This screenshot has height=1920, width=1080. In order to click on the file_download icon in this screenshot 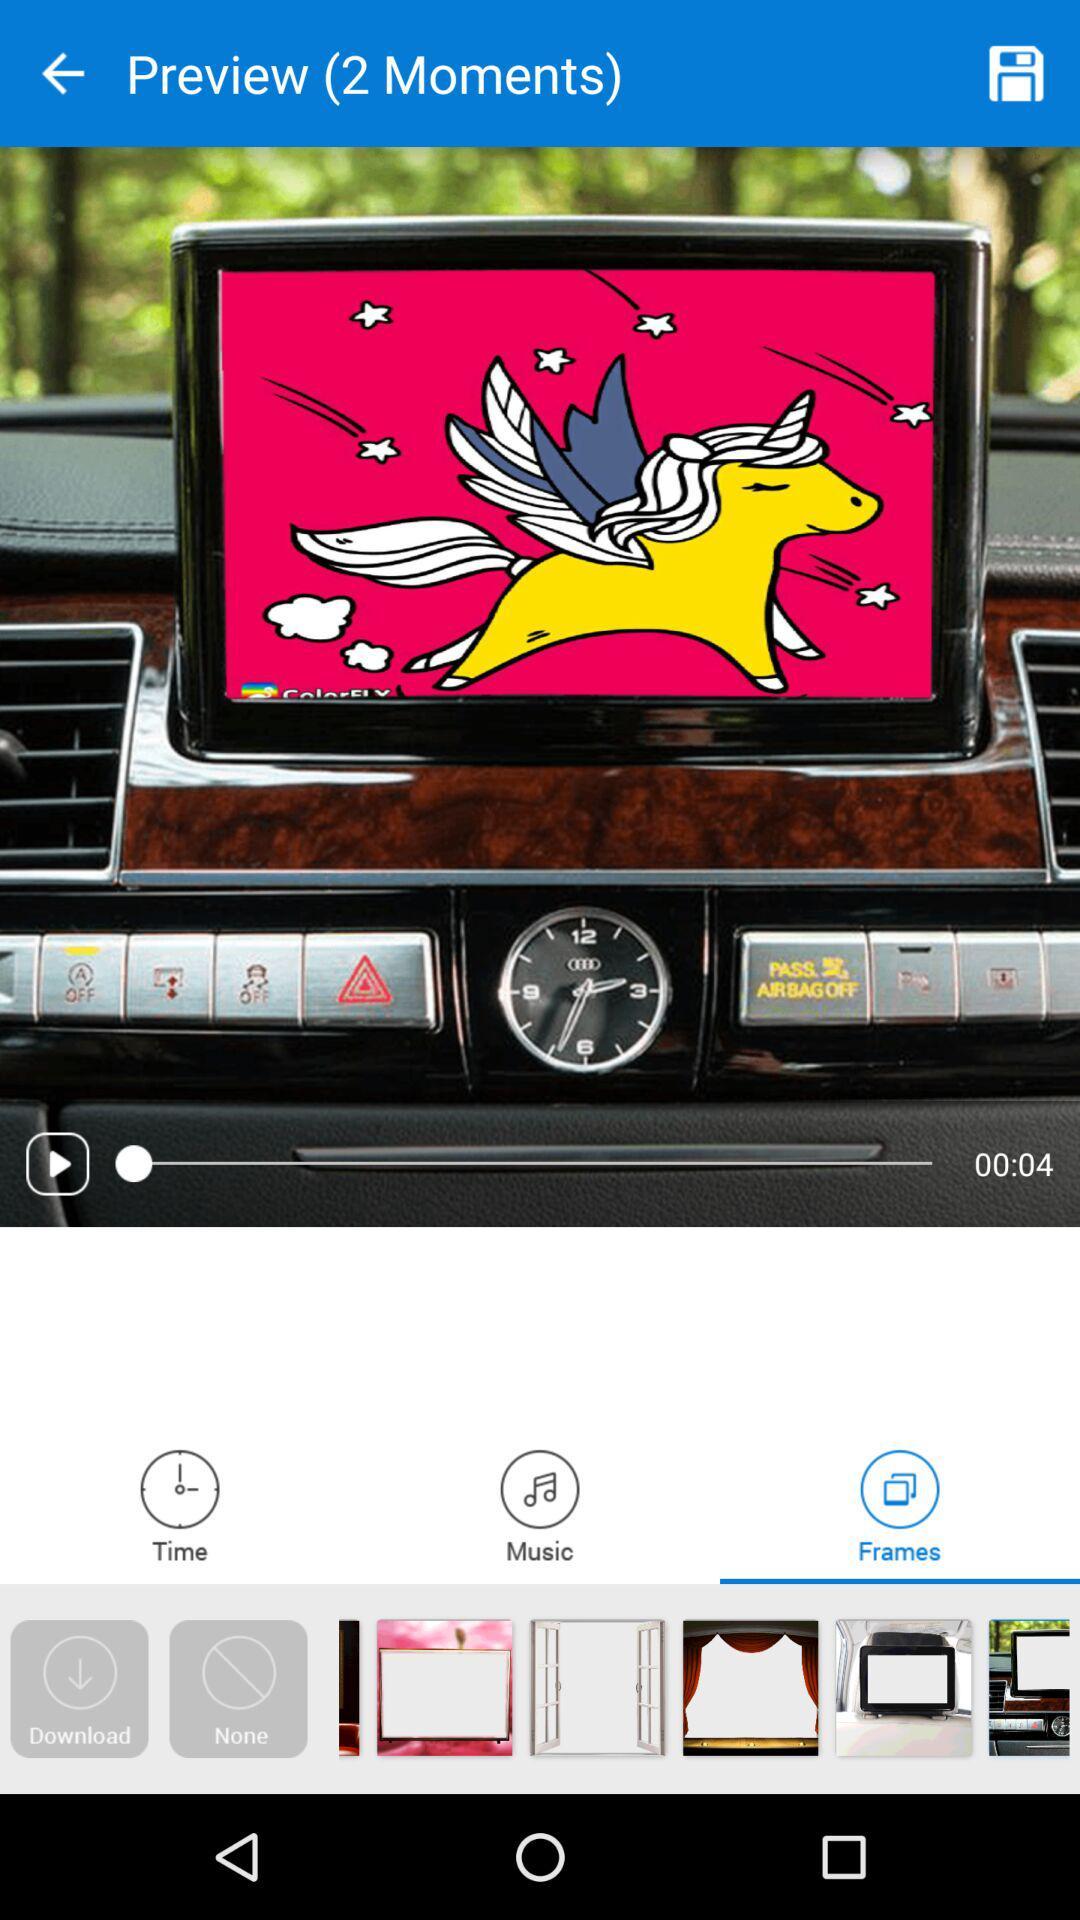, I will do `click(78, 1688)`.